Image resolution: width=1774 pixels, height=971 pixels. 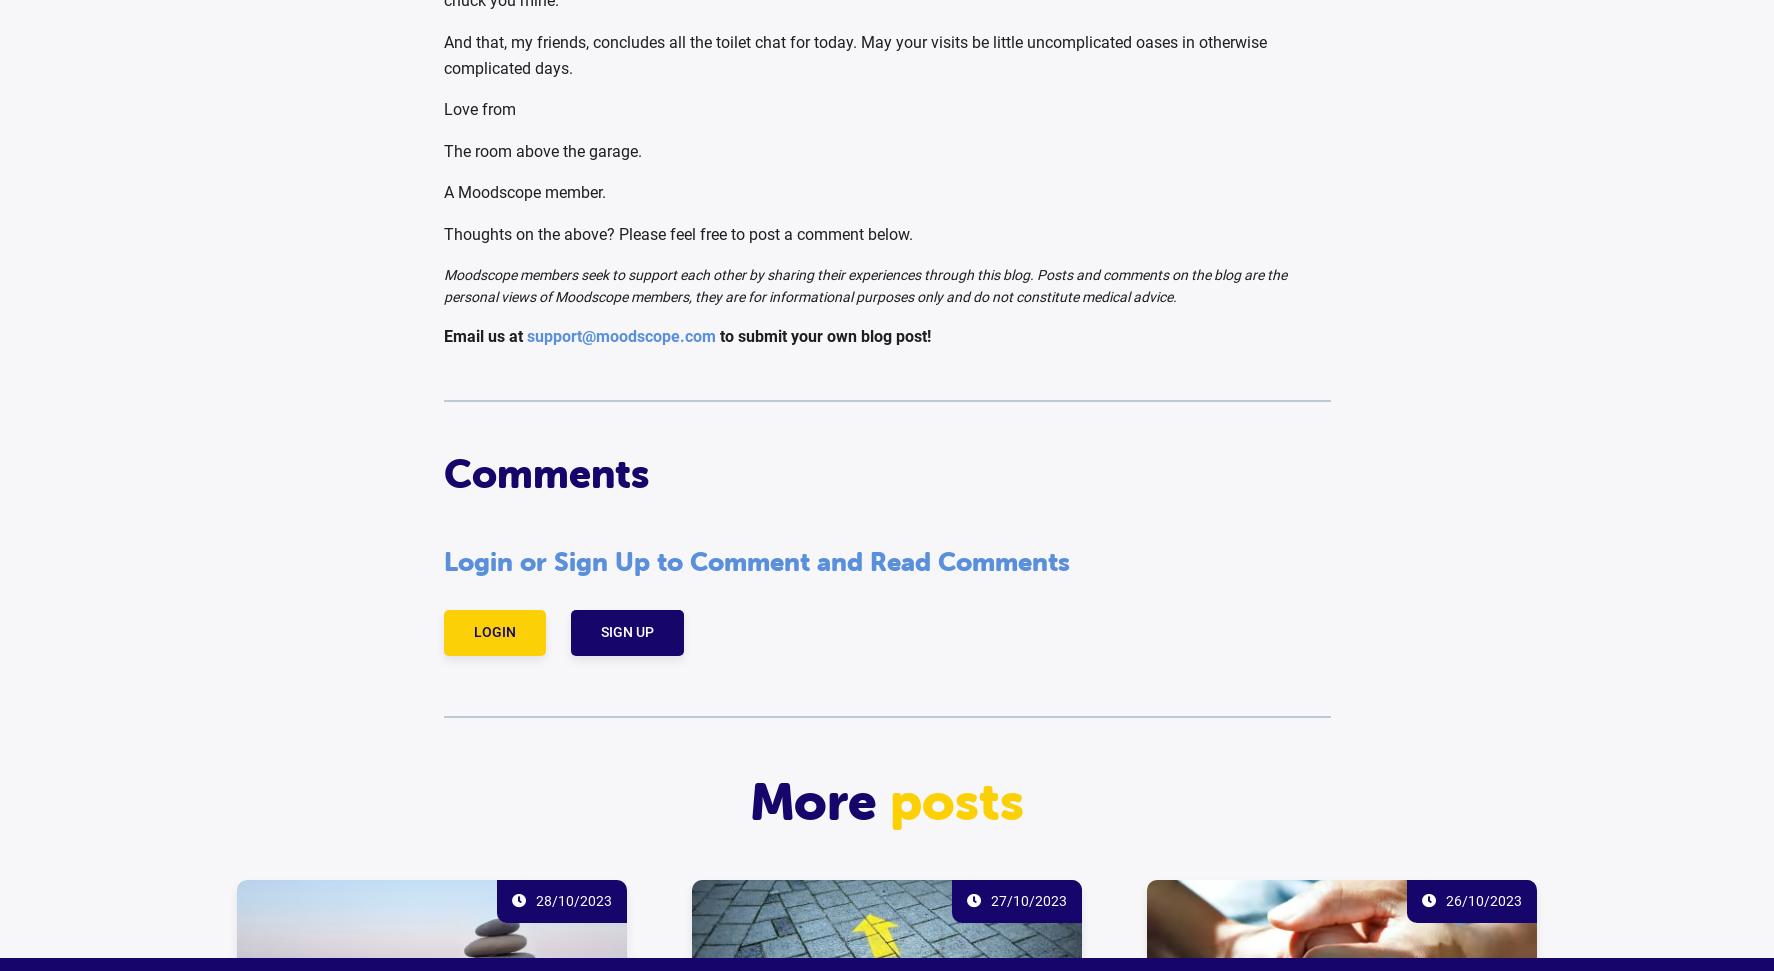 What do you see at coordinates (1028, 900) in the screenshot?
I see `'27/10/2023'` at bounding box center [1028, 900].